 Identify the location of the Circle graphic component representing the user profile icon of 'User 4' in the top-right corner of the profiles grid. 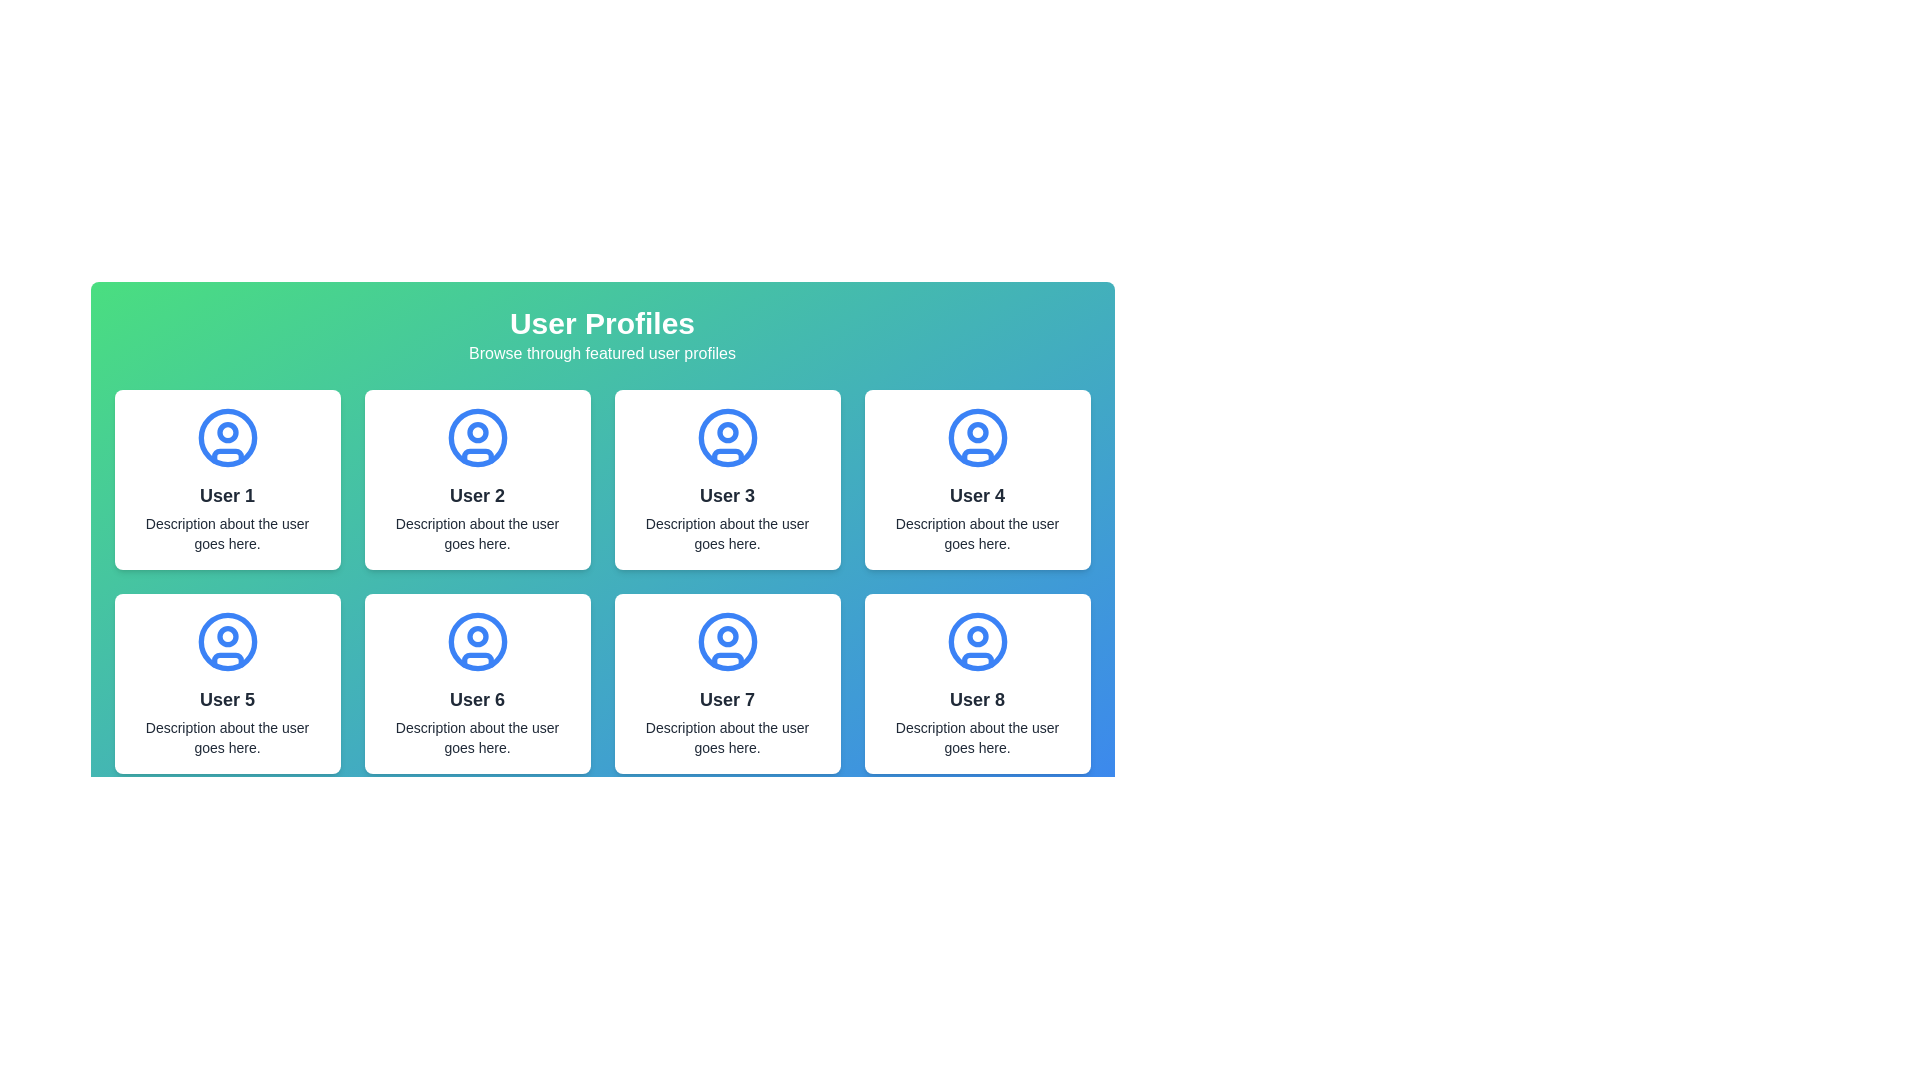
(977, 437).